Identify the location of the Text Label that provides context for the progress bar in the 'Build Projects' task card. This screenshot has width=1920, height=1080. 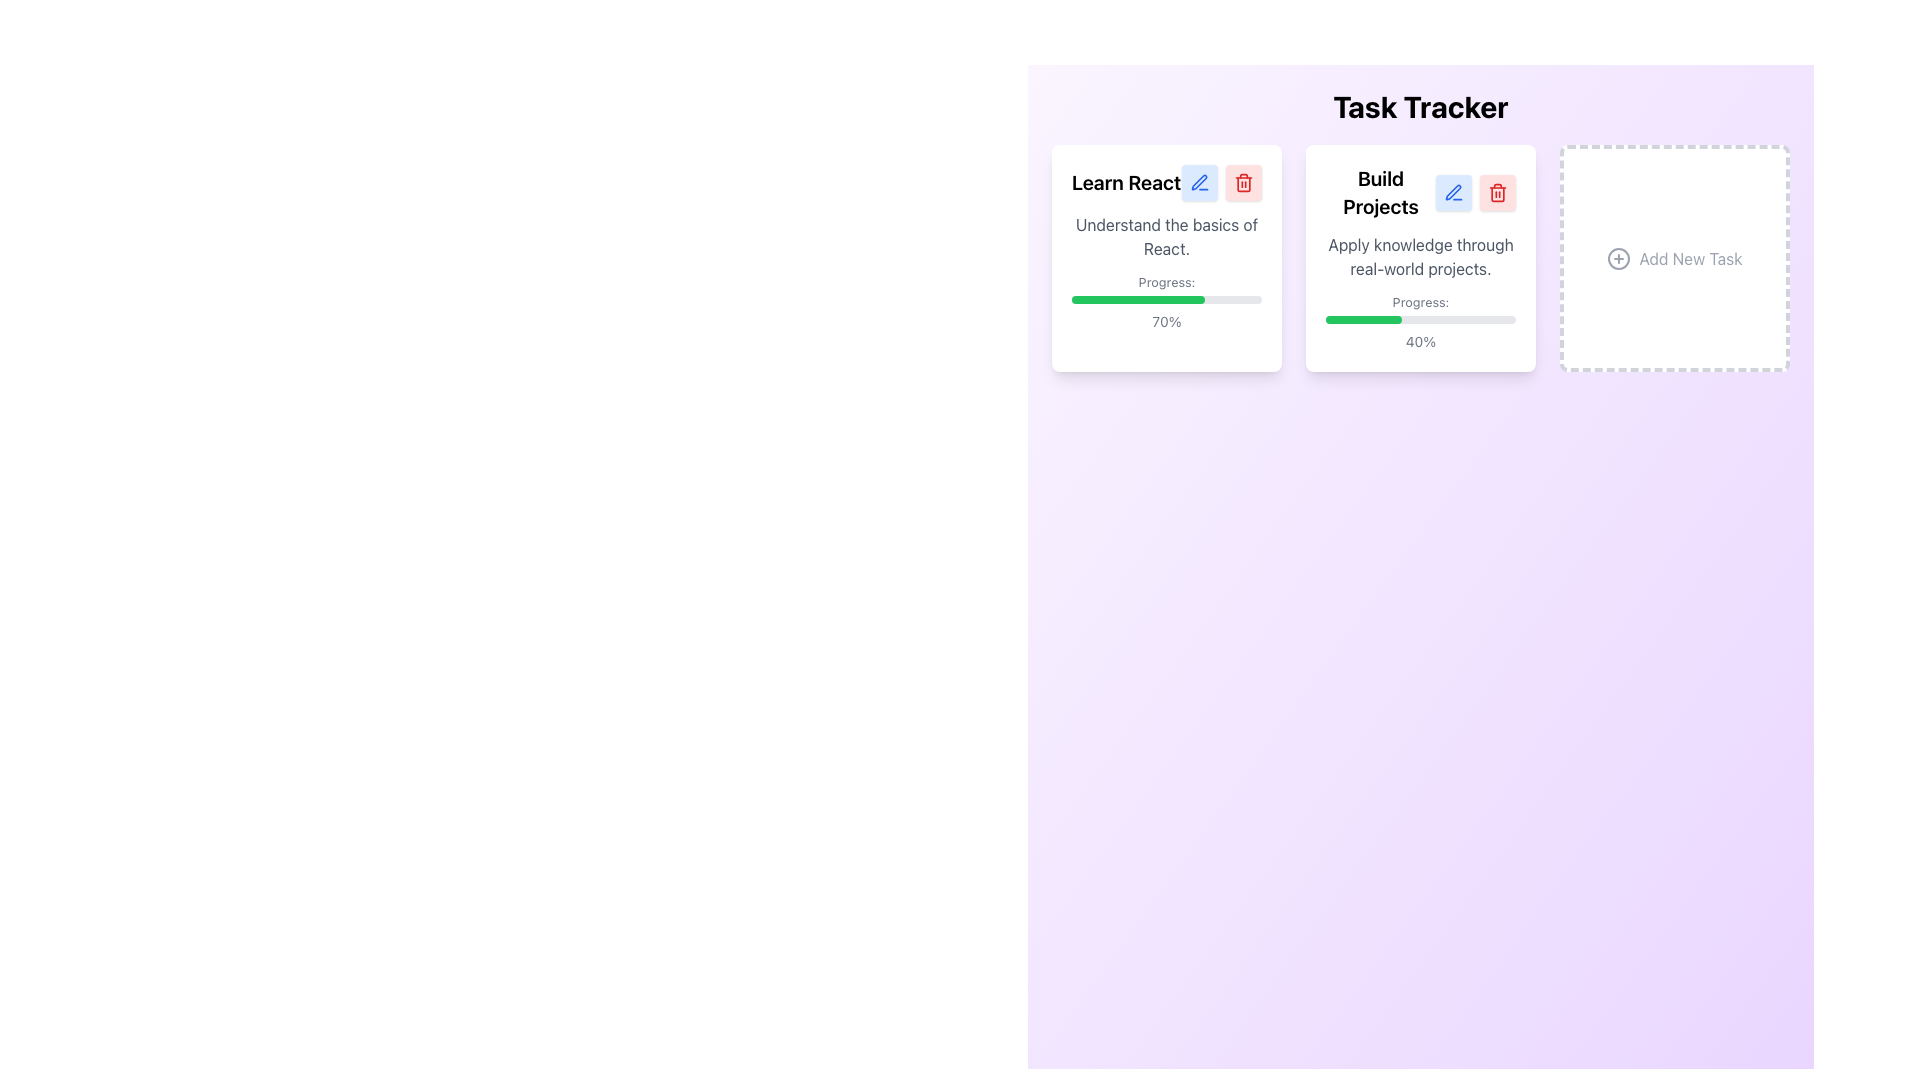
(1419, 301).